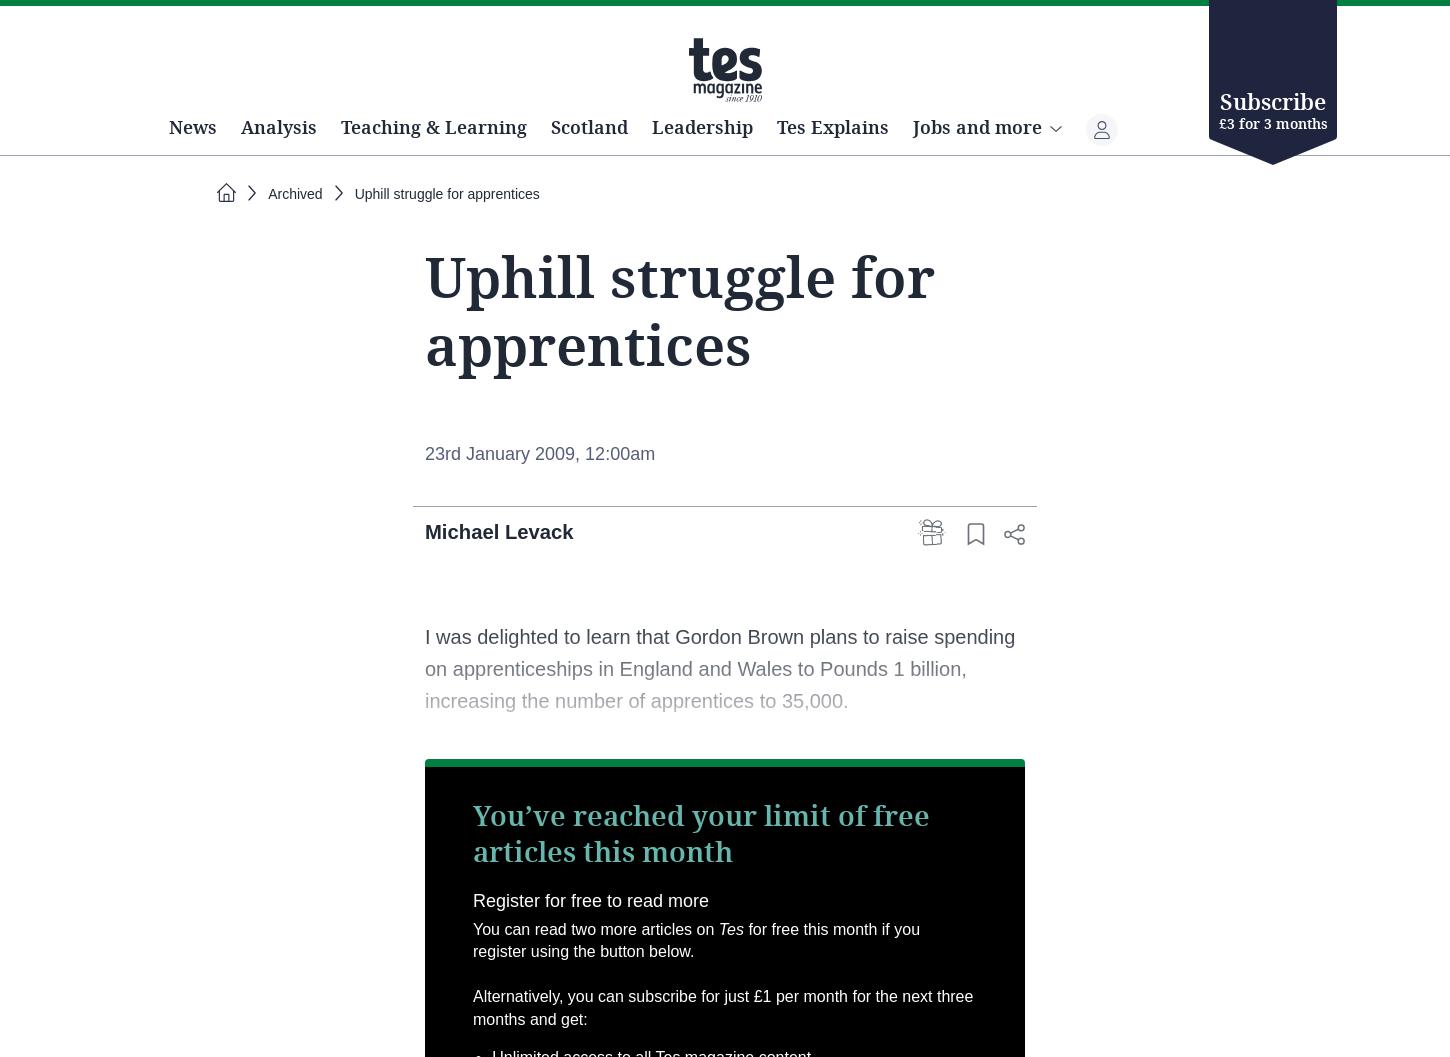 This screenshot has height=1057, width=1450. What do you see at coordinates (732, 998) in the screenshot?
I see `'Tes'` at bounding box center [732, 998].